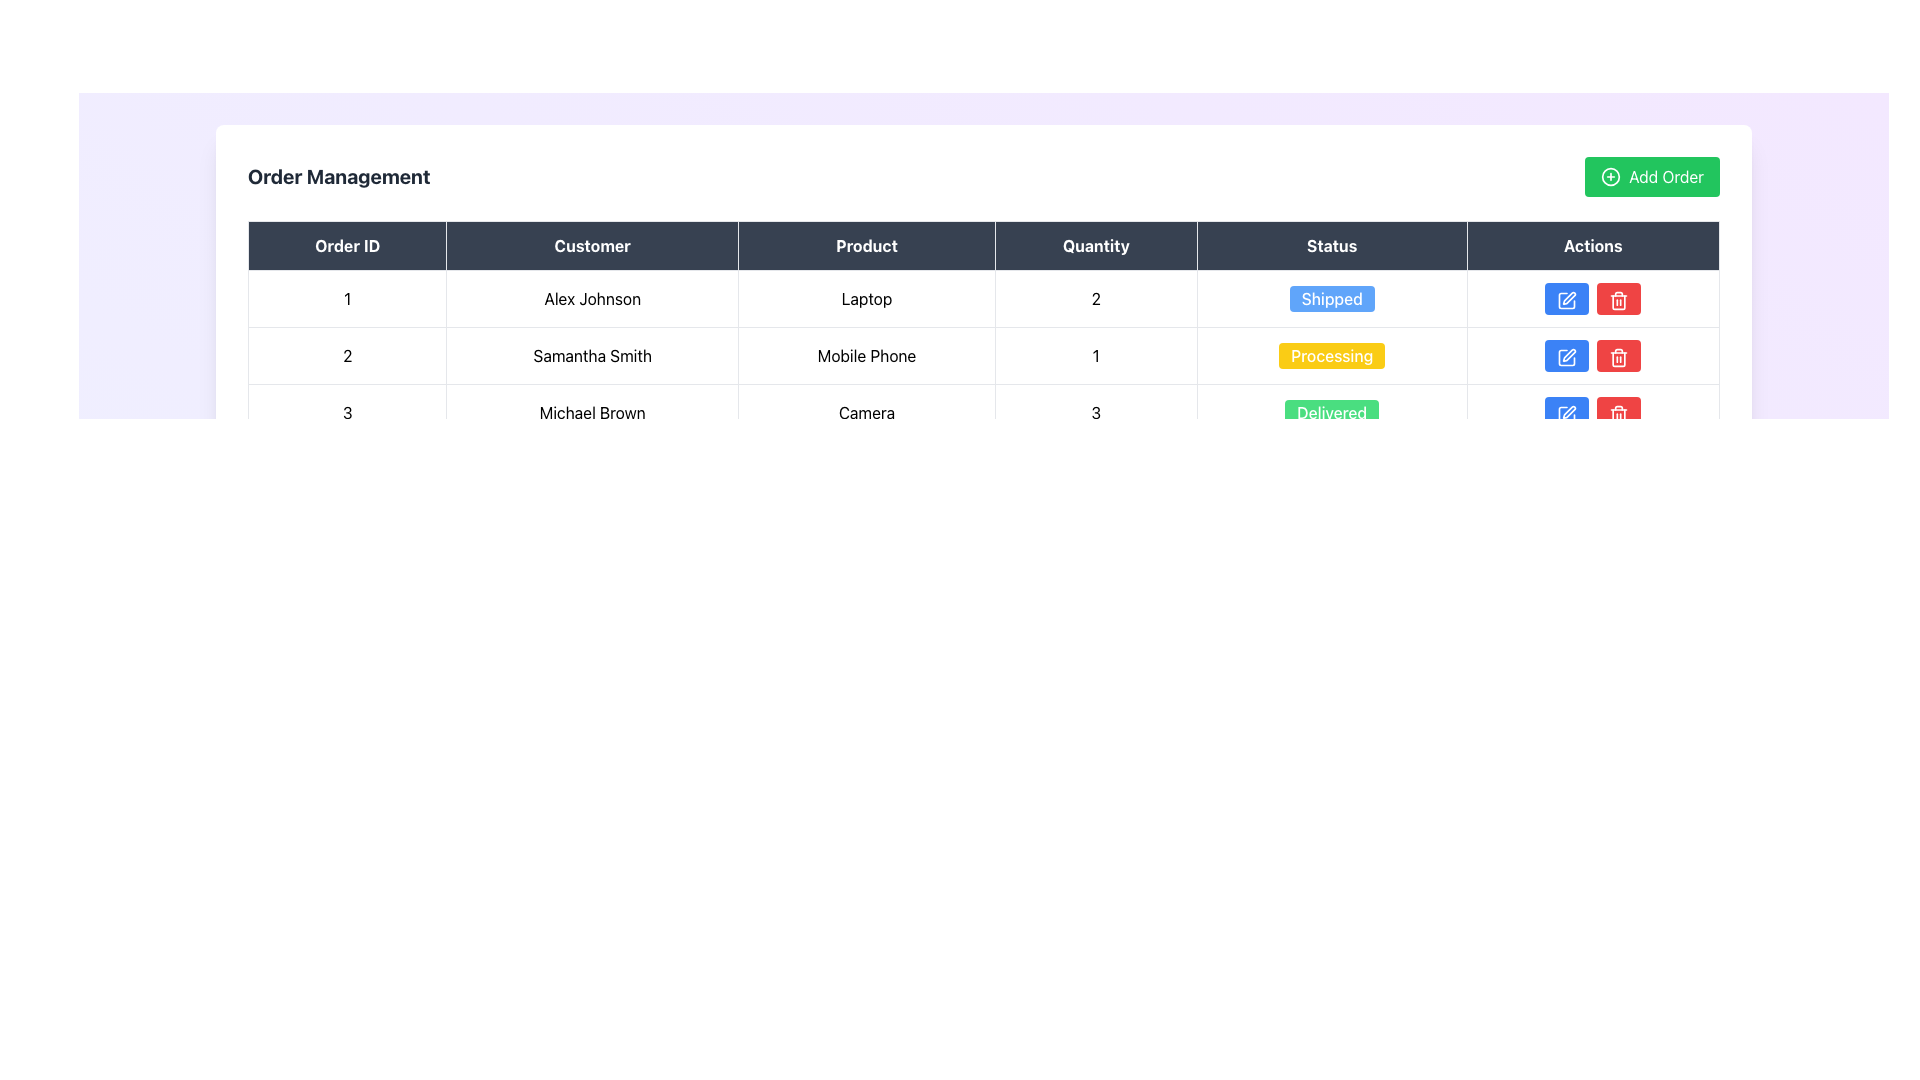  Describe the element at coordinates (1619, 411) in the screenshot. I see `the deletion button located in the 'Actions' column of the last row of the table, which is positioned to the right of a blue edit button` at that location.